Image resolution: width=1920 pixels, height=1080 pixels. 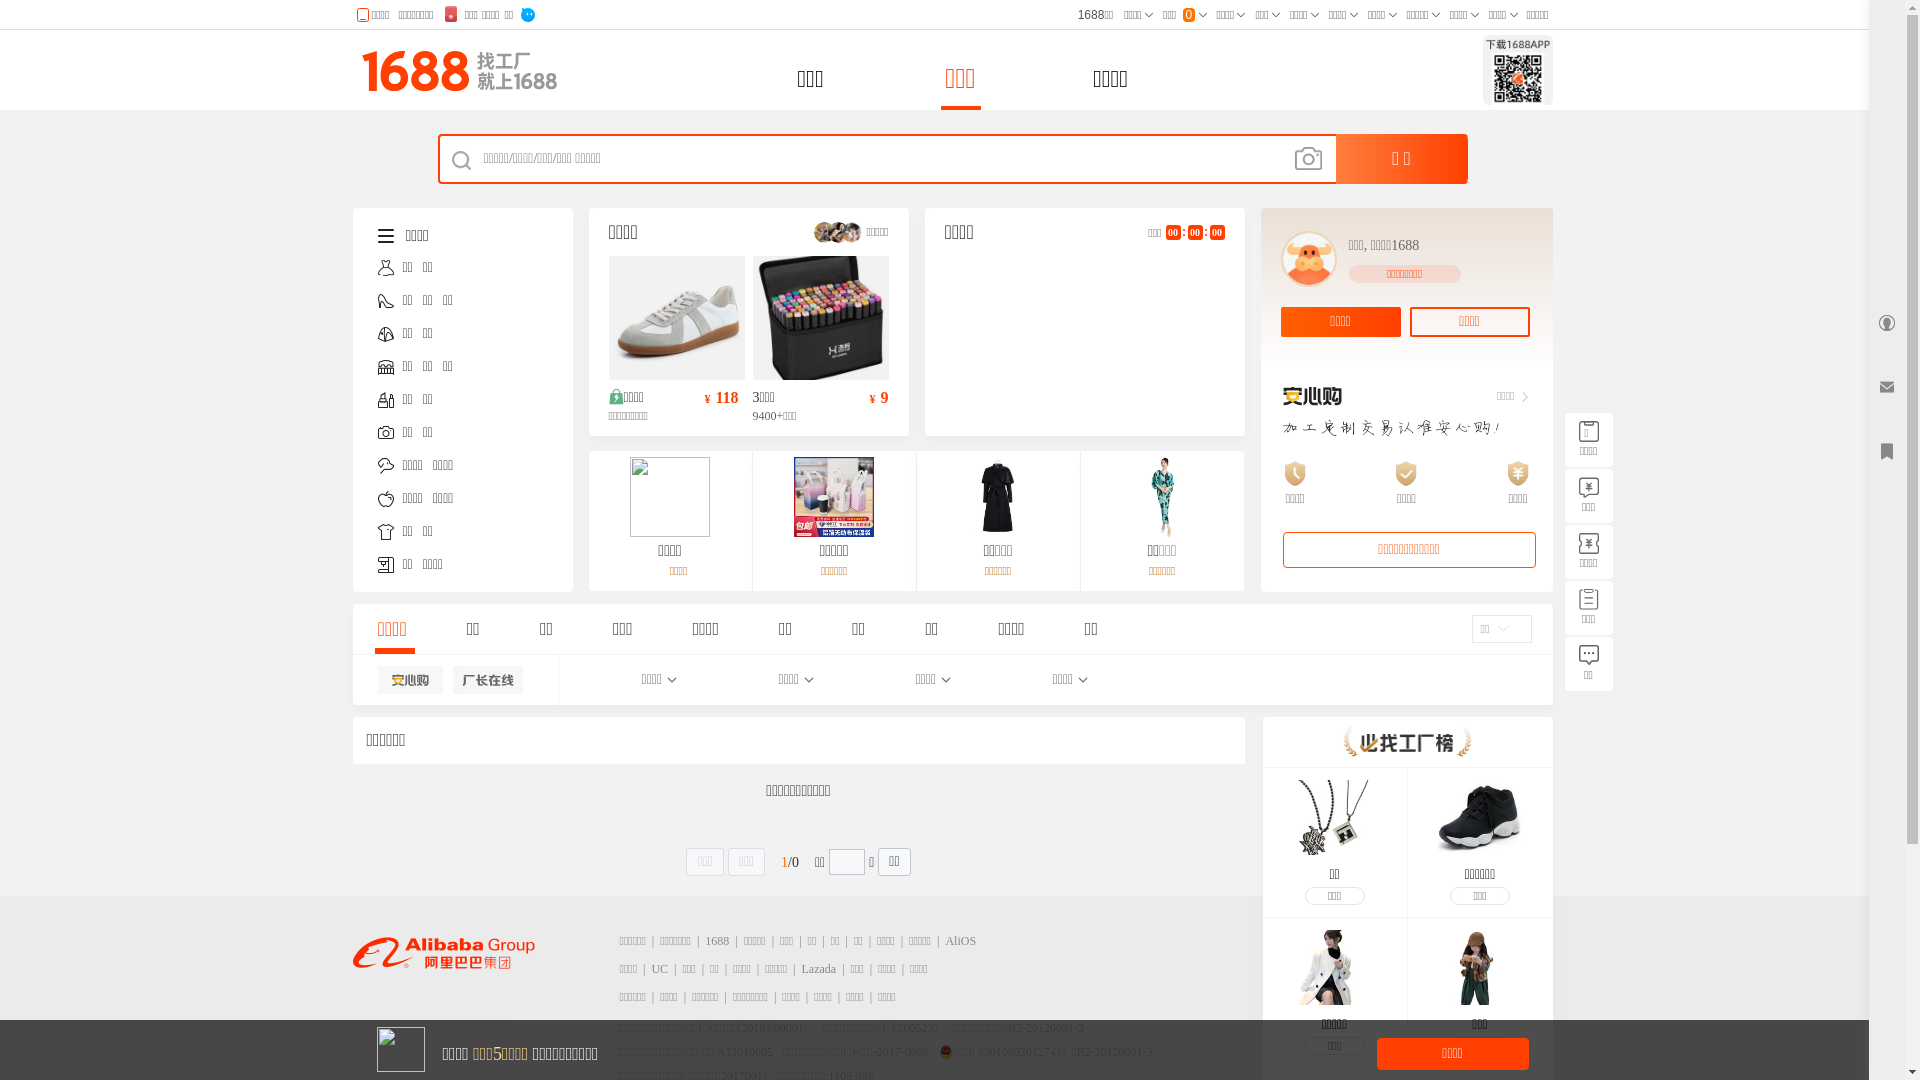 I want to click on 'UC', so click(x=651, y=967).